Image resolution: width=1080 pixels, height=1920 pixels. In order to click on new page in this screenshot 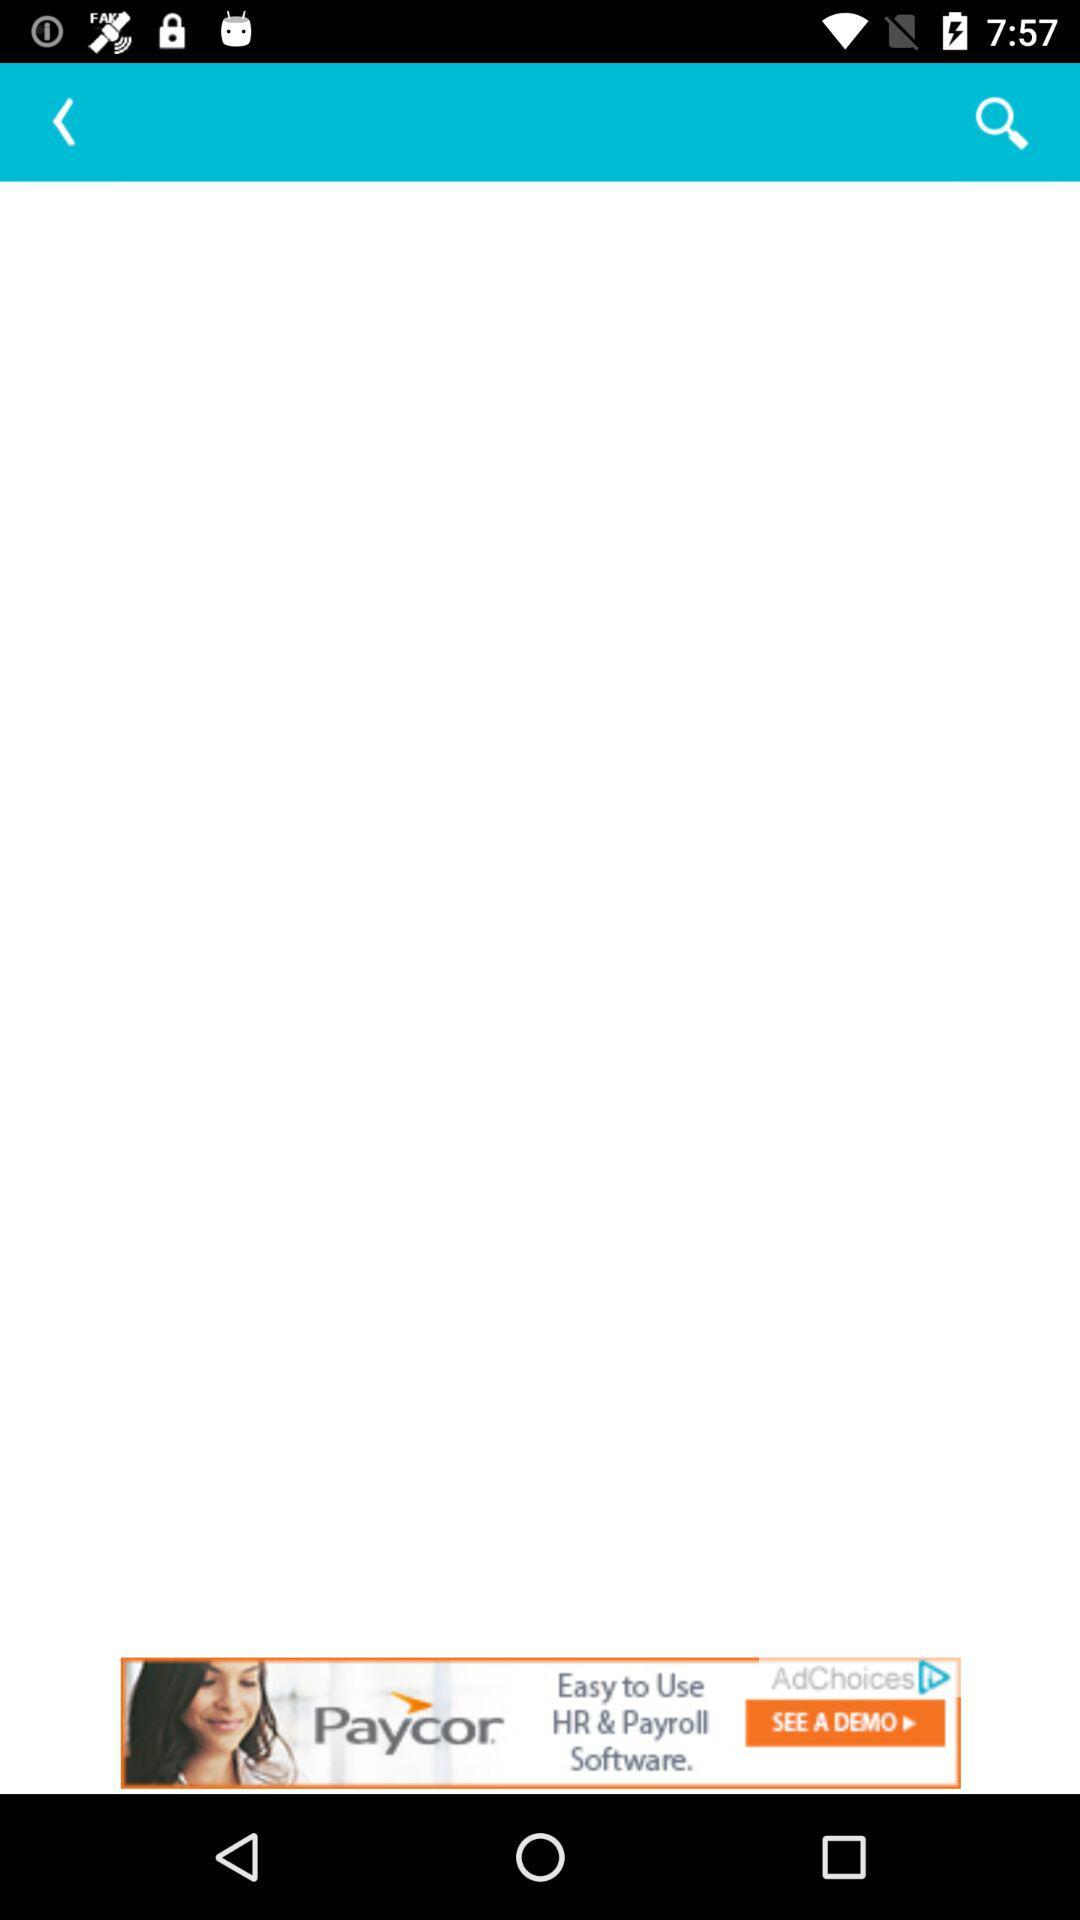, I will do `click(540, 915)`.